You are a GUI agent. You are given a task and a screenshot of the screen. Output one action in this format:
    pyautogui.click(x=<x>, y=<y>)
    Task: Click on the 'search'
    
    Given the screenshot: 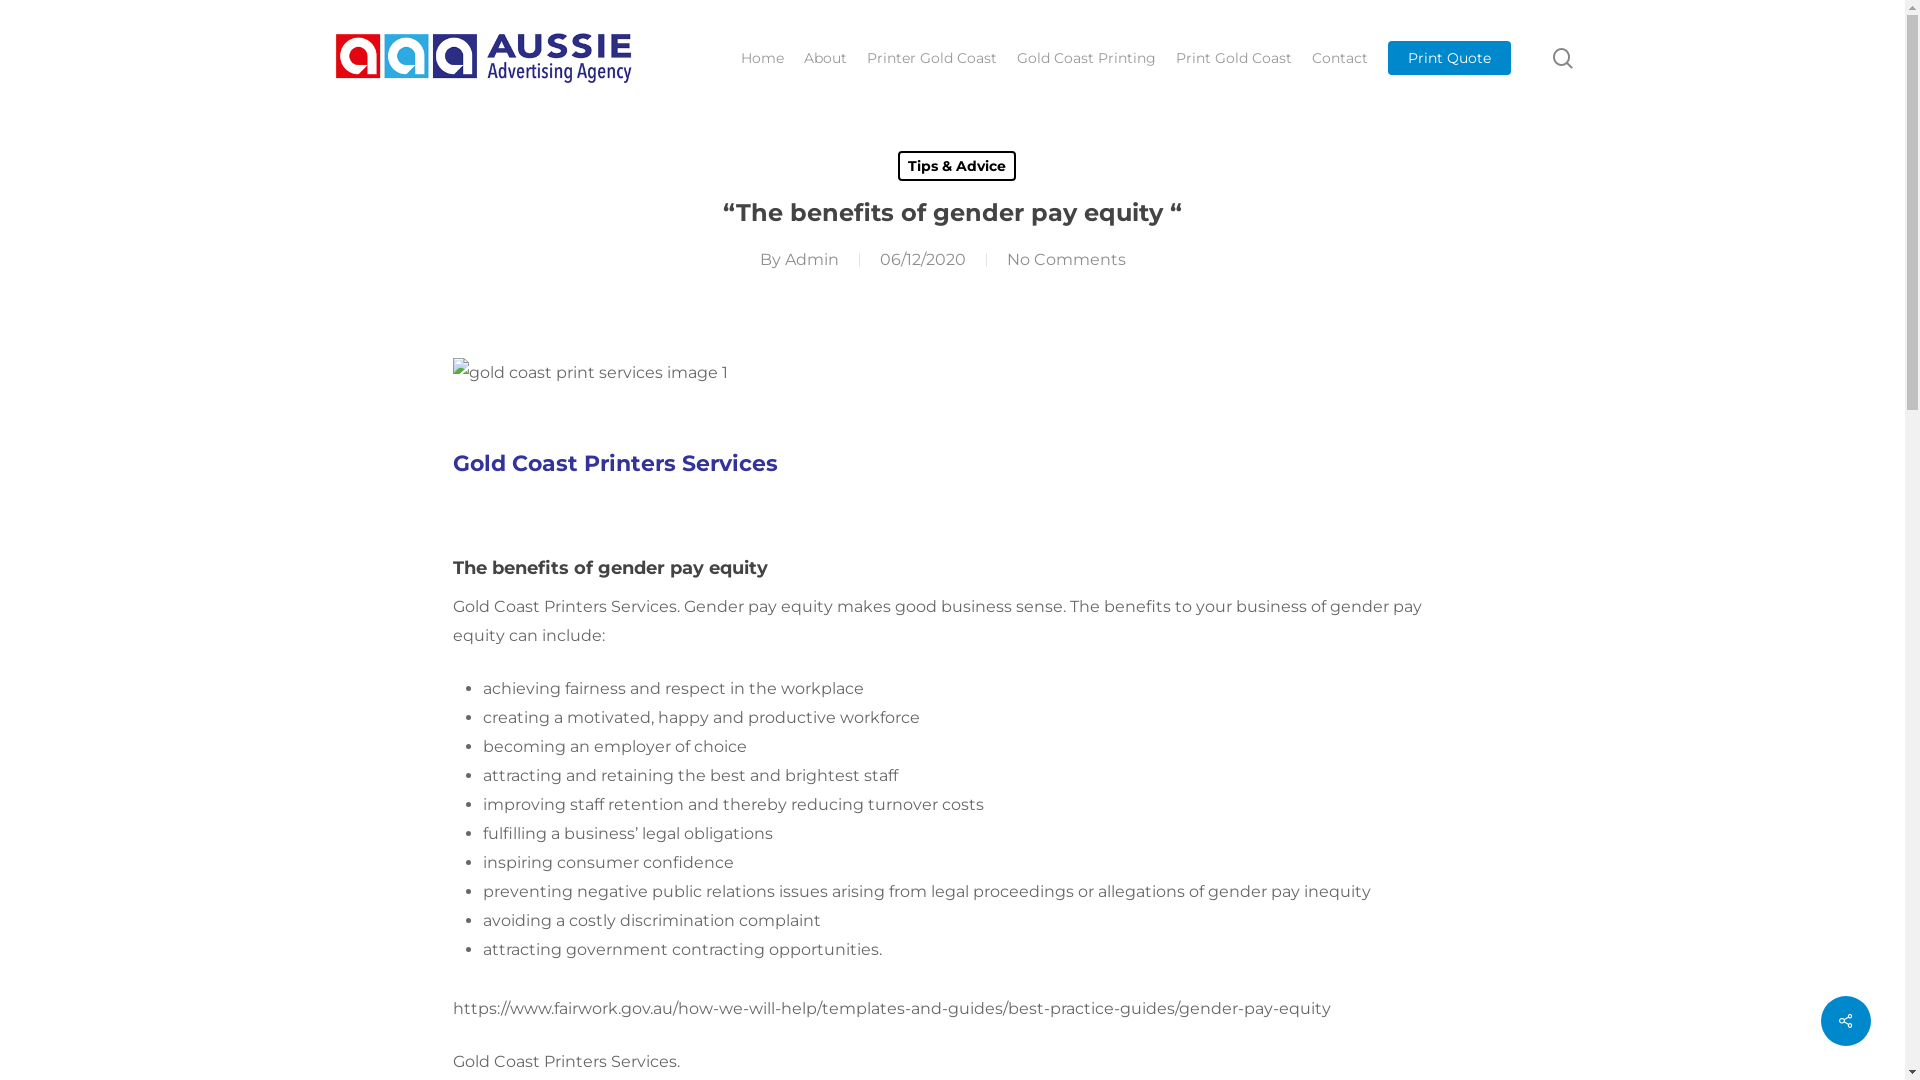 What is the action you would take?
    pyautogui.click(x=1562, y=57)
    